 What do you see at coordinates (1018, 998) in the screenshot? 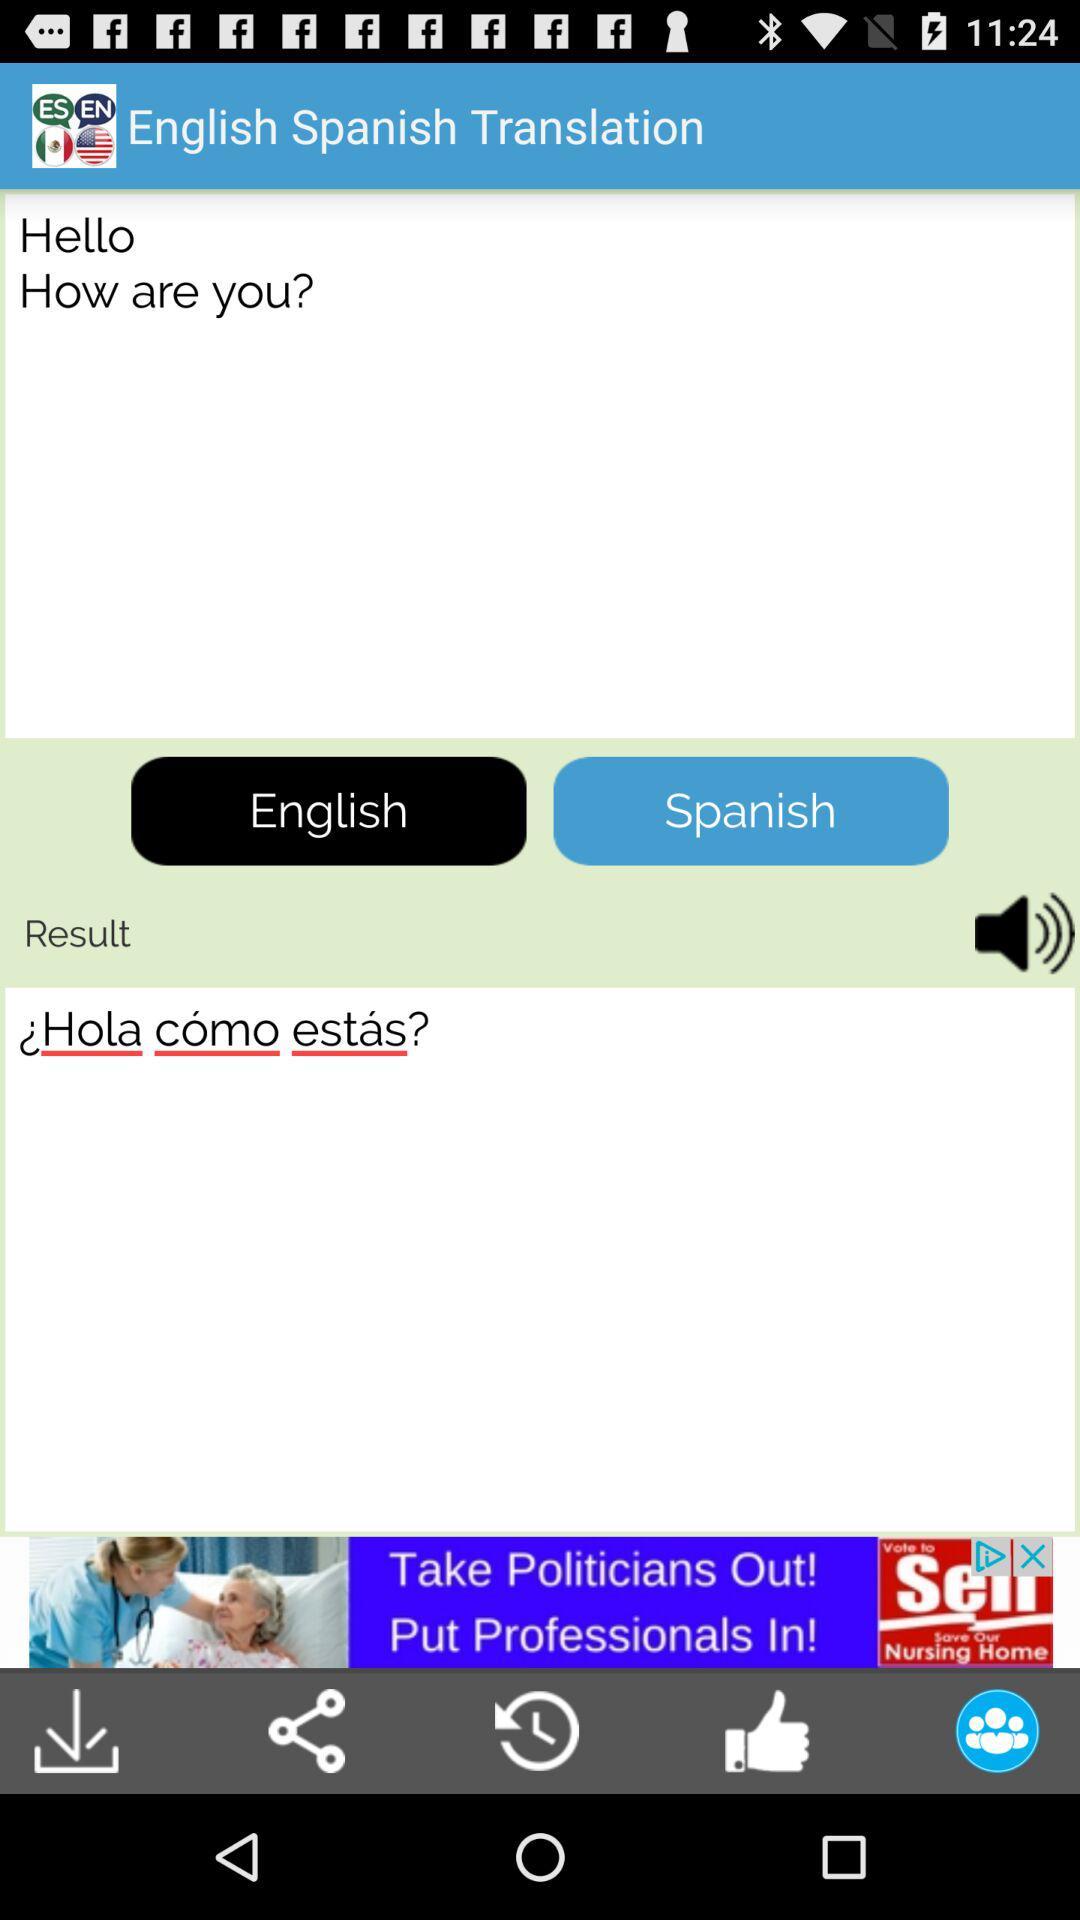
I see `the volume icon` at bounding box center [1018, 998].